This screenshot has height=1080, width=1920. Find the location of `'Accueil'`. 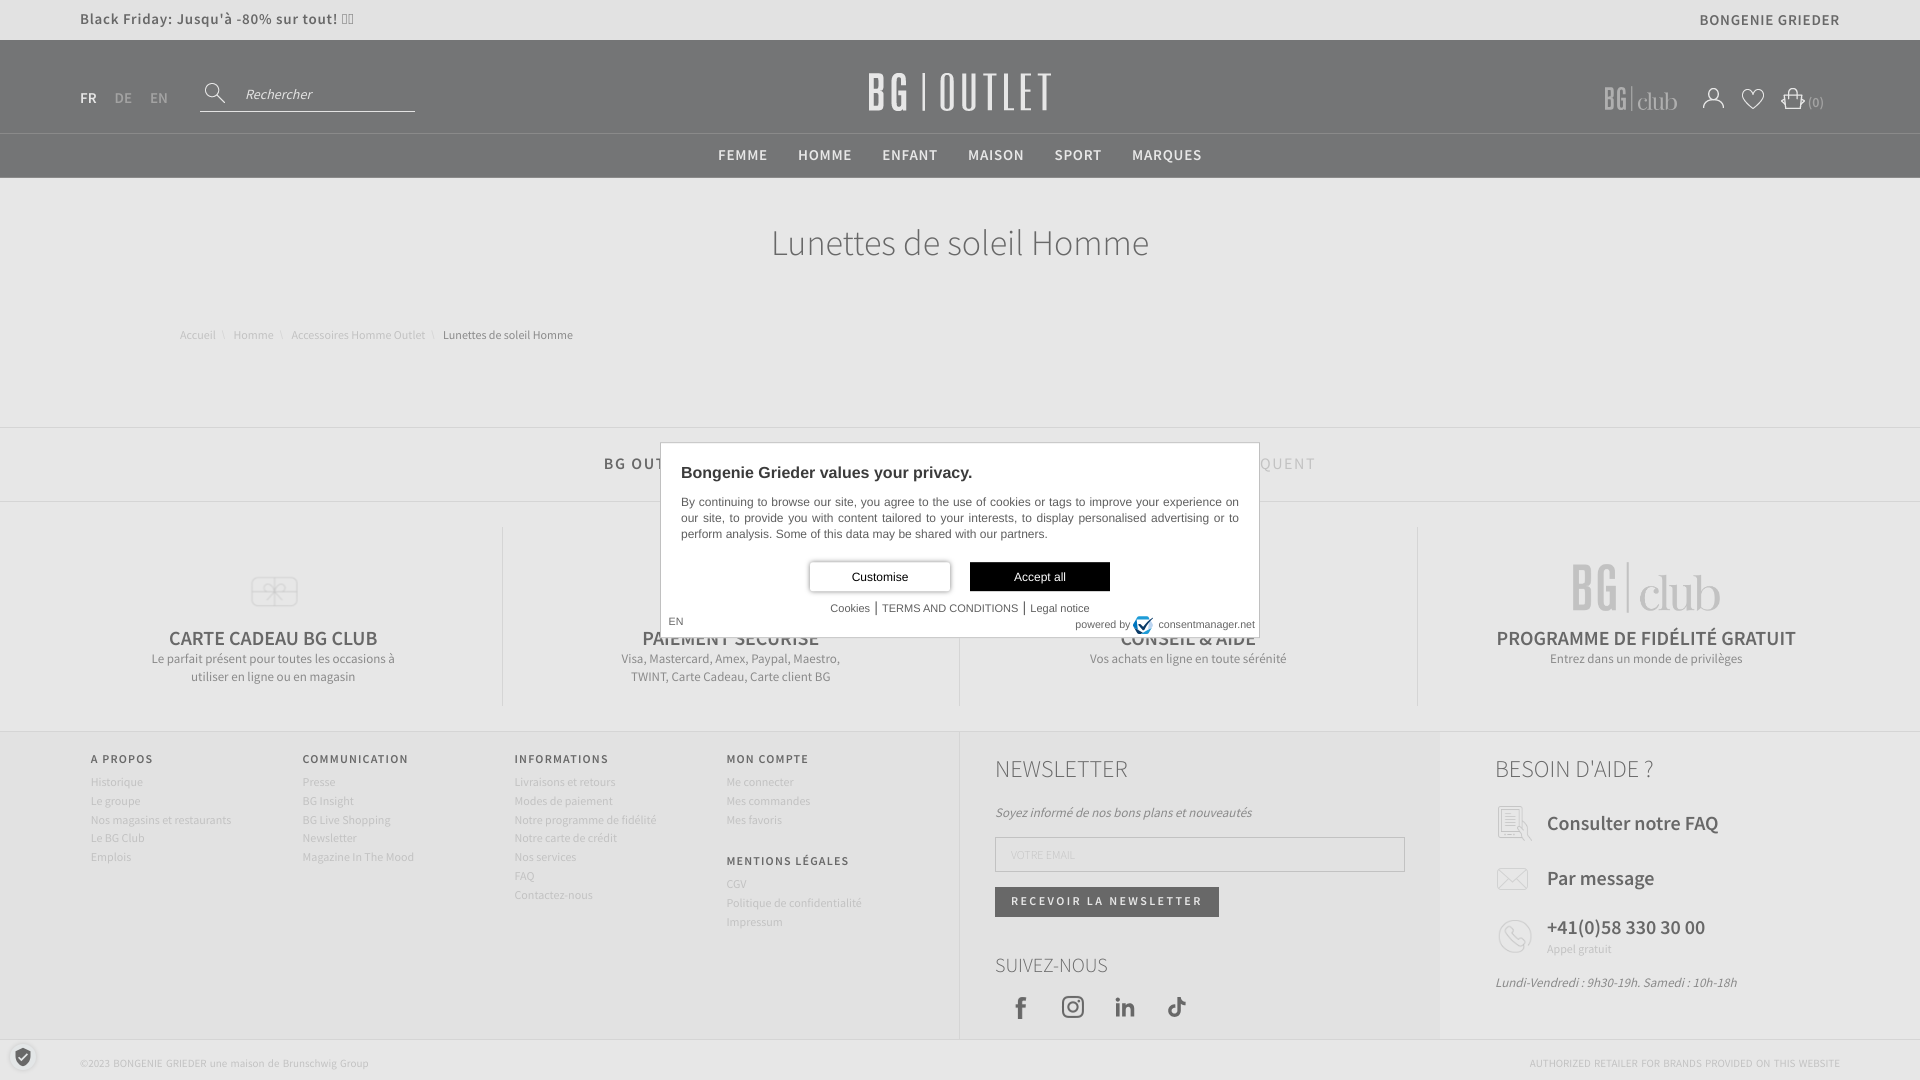

'Accueil' is located at coordinates (180, 334).